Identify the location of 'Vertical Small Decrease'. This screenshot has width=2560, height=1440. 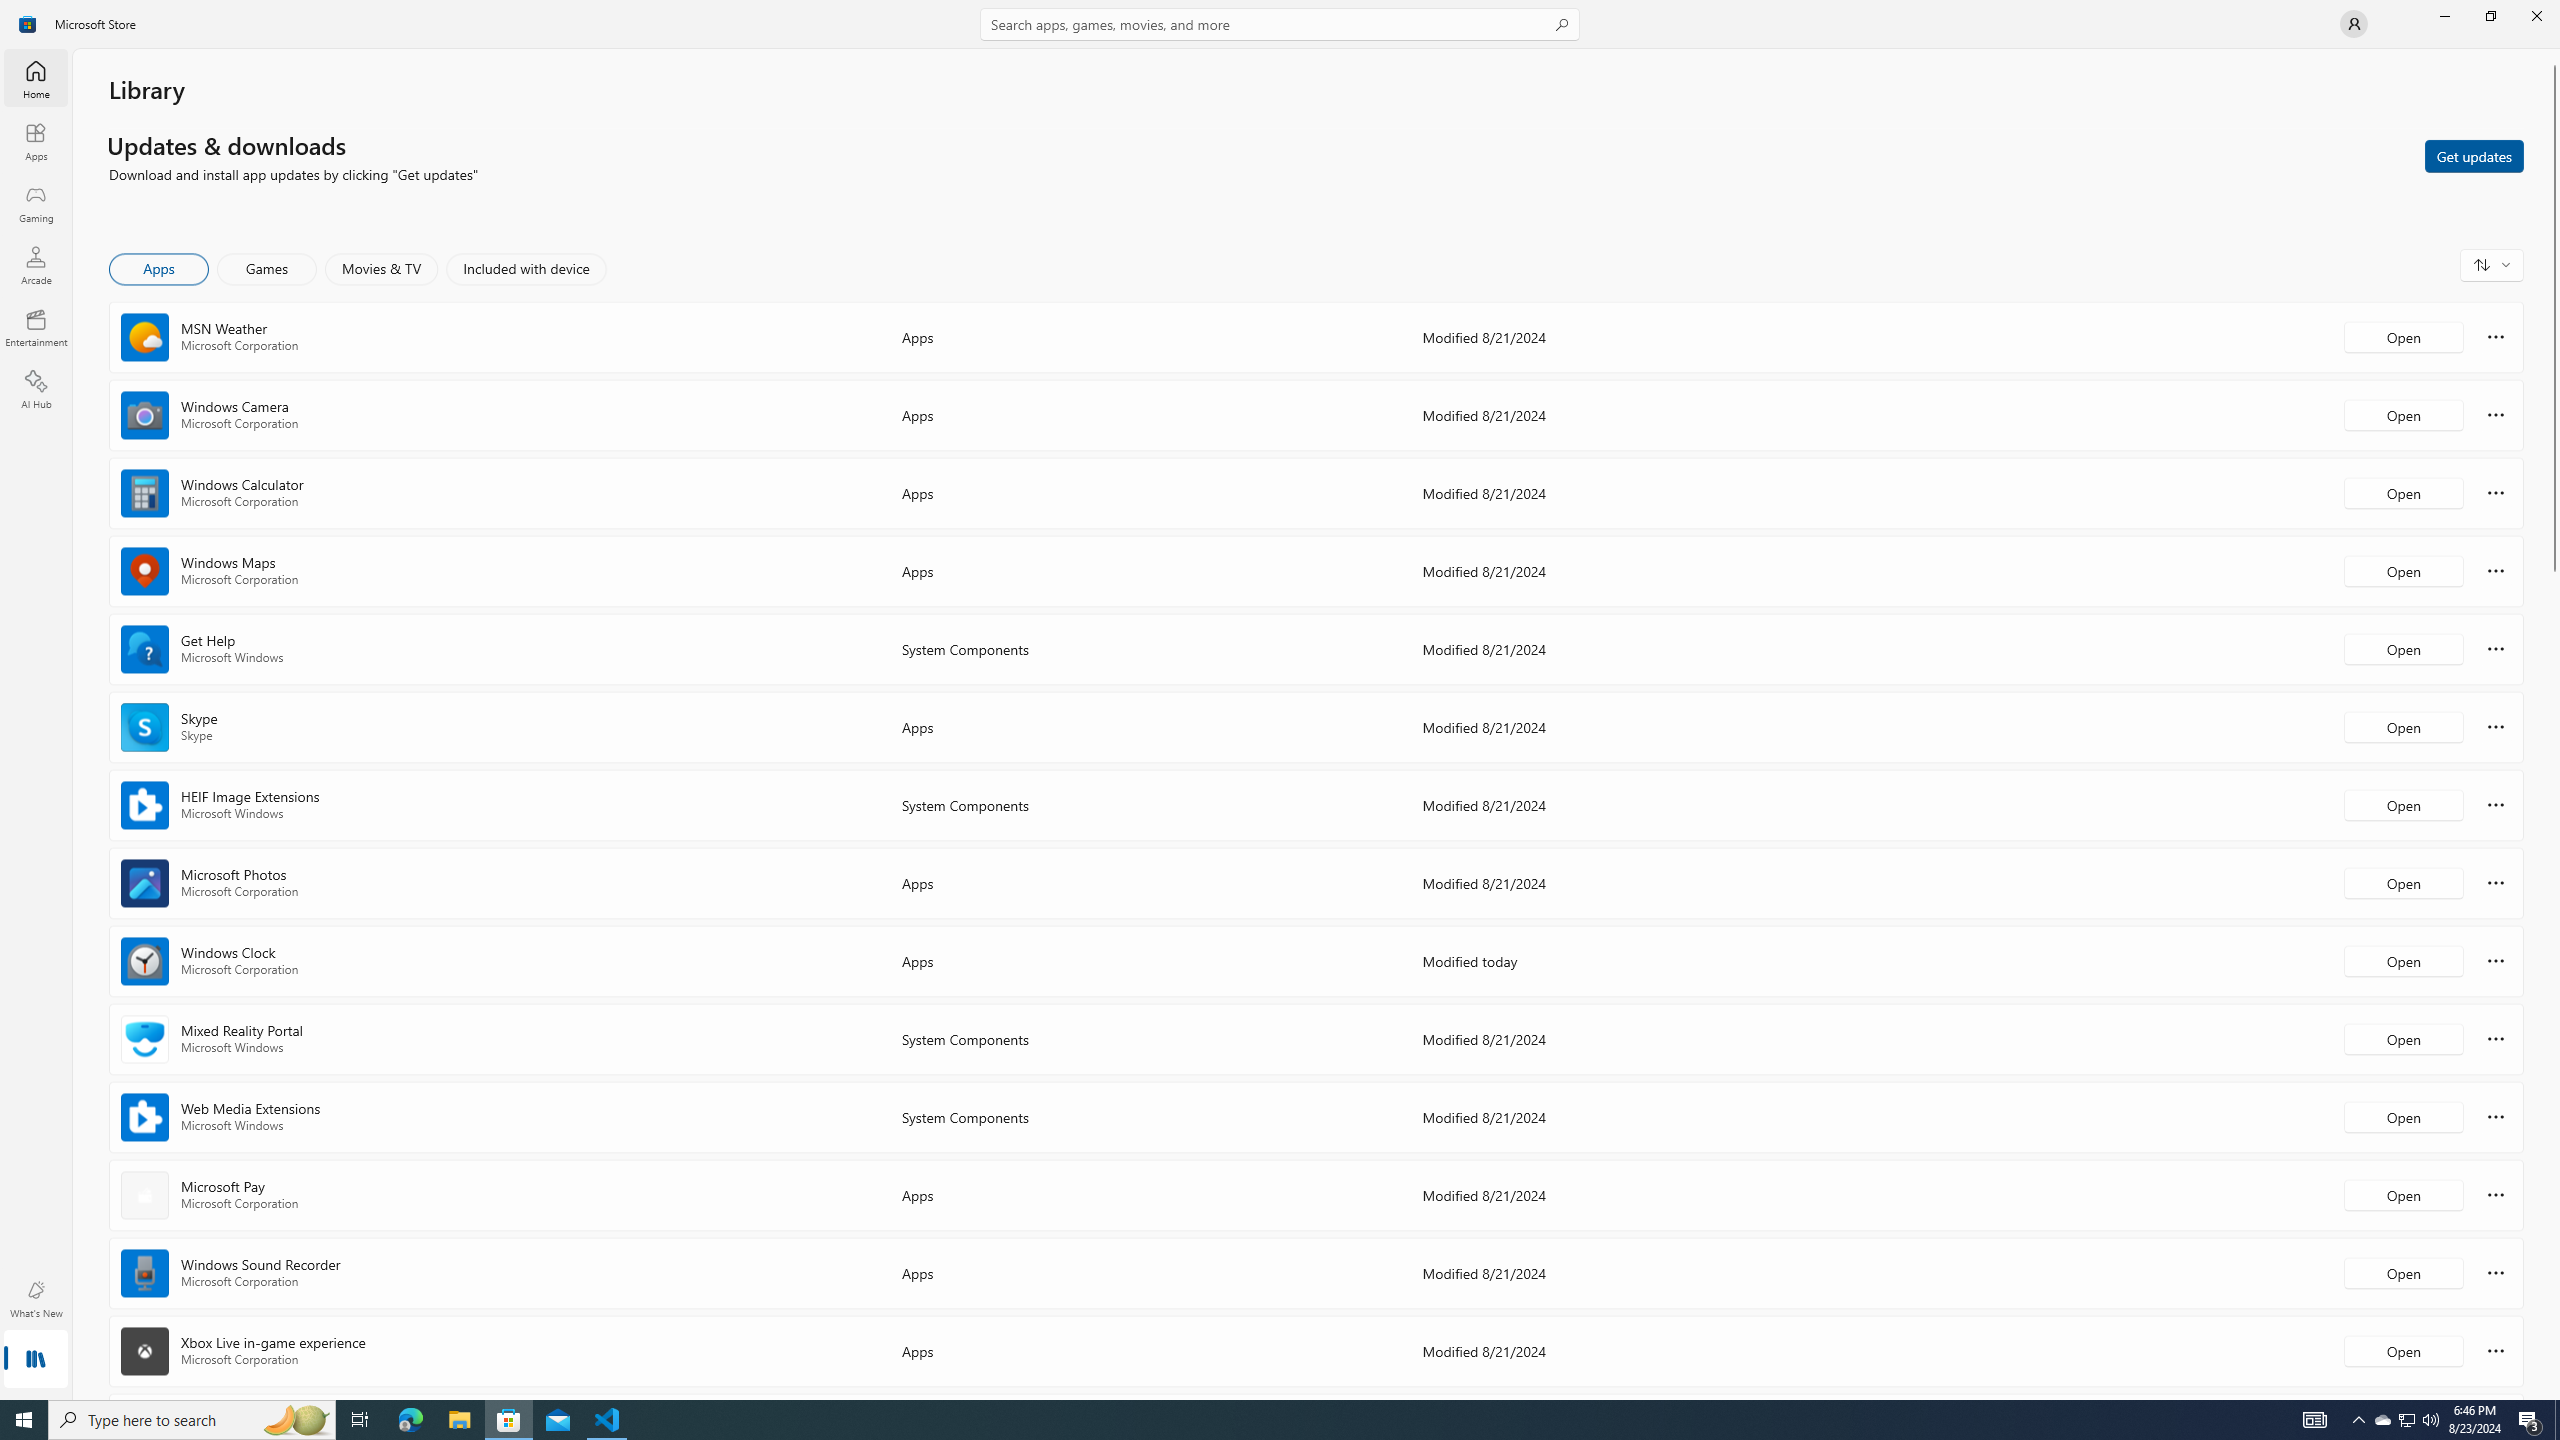
(2552, 55).